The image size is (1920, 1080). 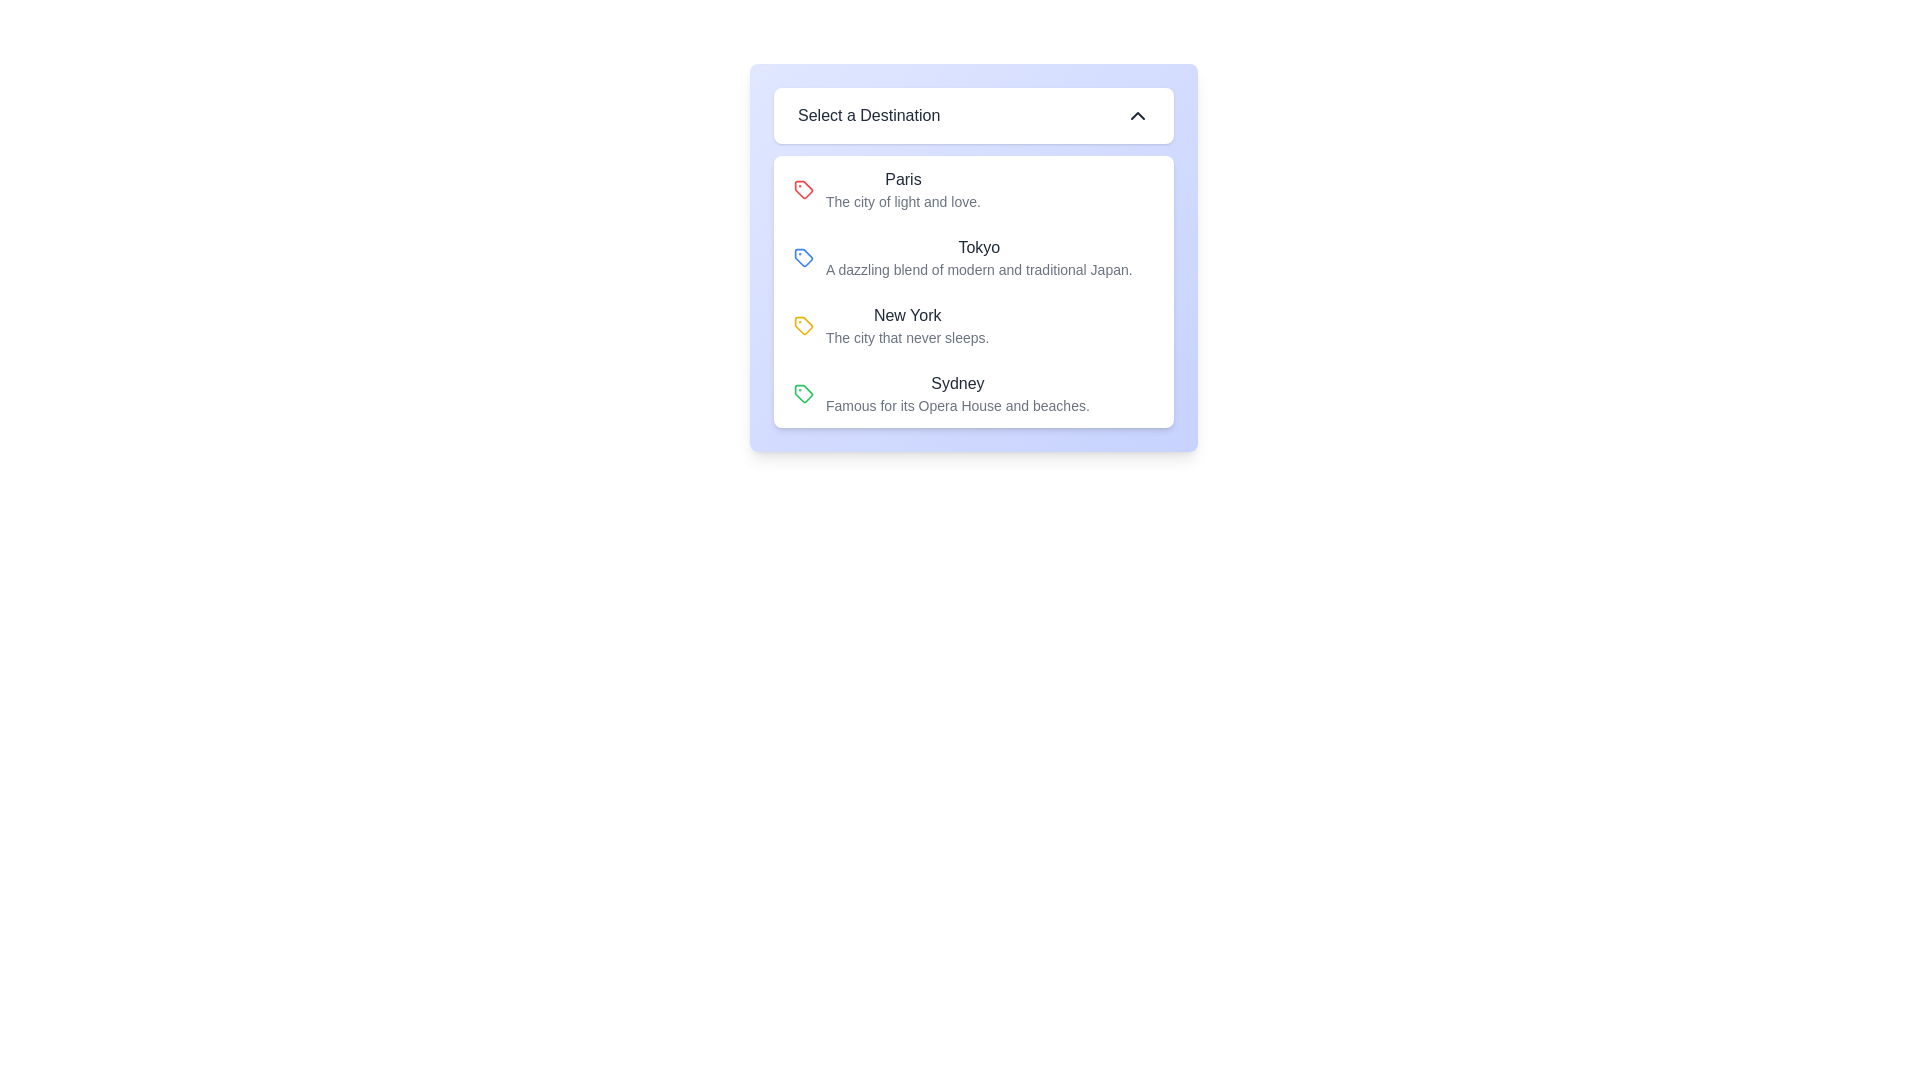 I want to click on the 'Tokyo' icon, which represents the Tokyo element in the list, located next to the text 'Tokyo', so click(x=804, y=257).